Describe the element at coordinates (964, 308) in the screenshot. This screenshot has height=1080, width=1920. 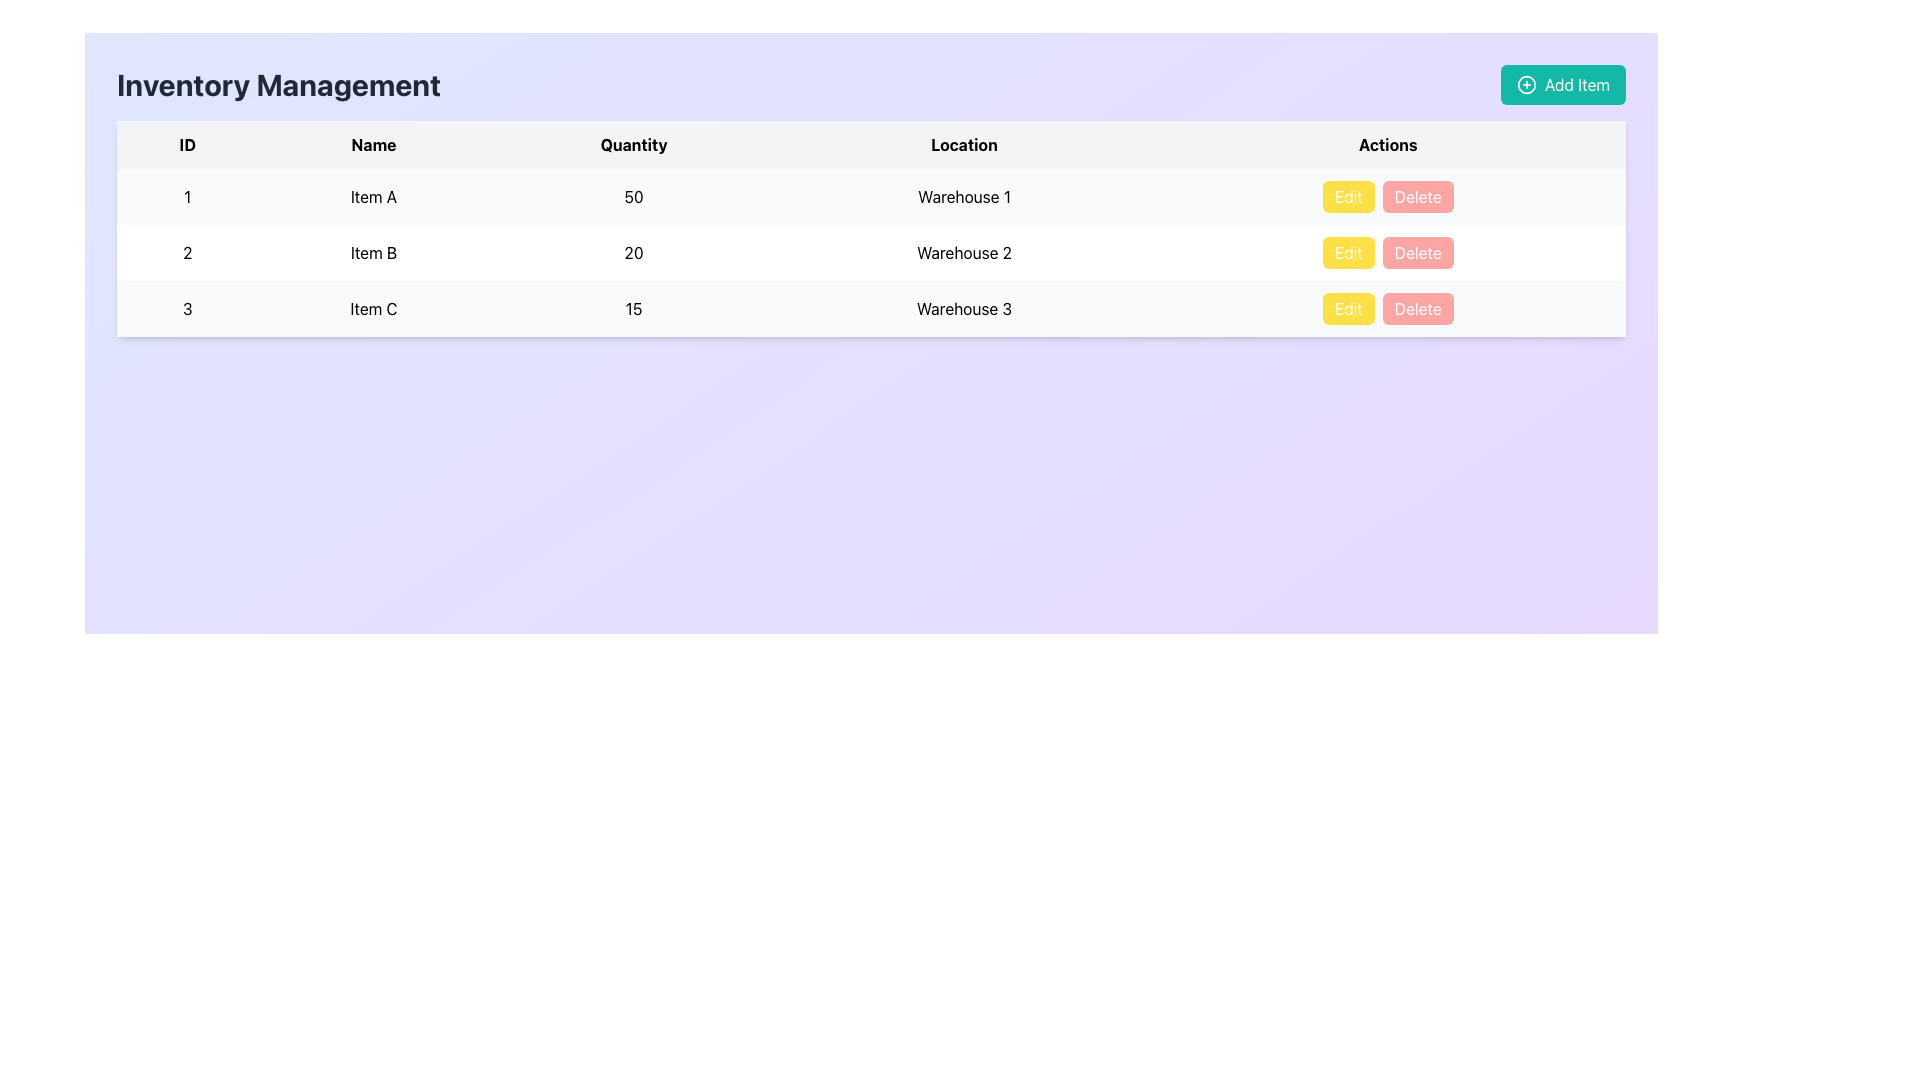
I see `the text label displaying 'Warehouse 3' in the 'Location' column of the table, specifically located in the fourth column of the third row` at that location.